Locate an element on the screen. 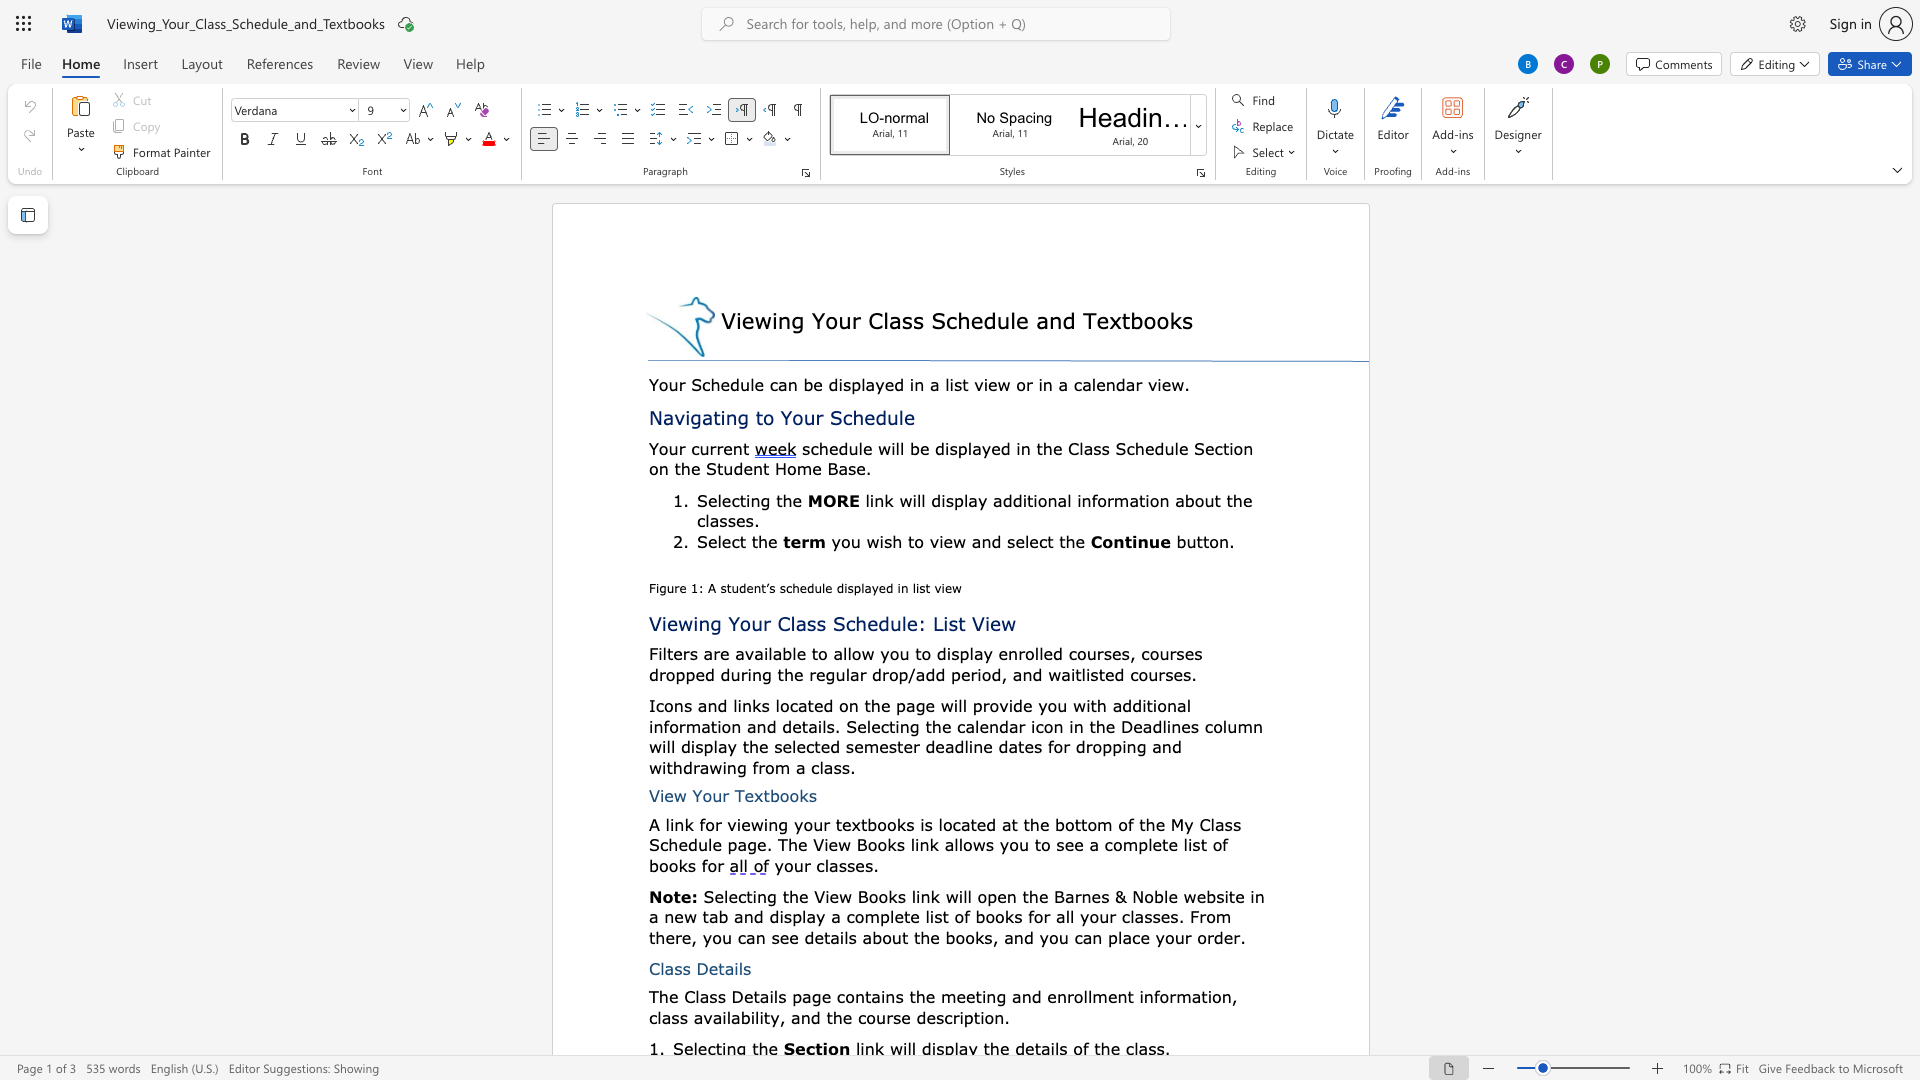  the 1th character "k" in the text is located at coordinates (755, 704).